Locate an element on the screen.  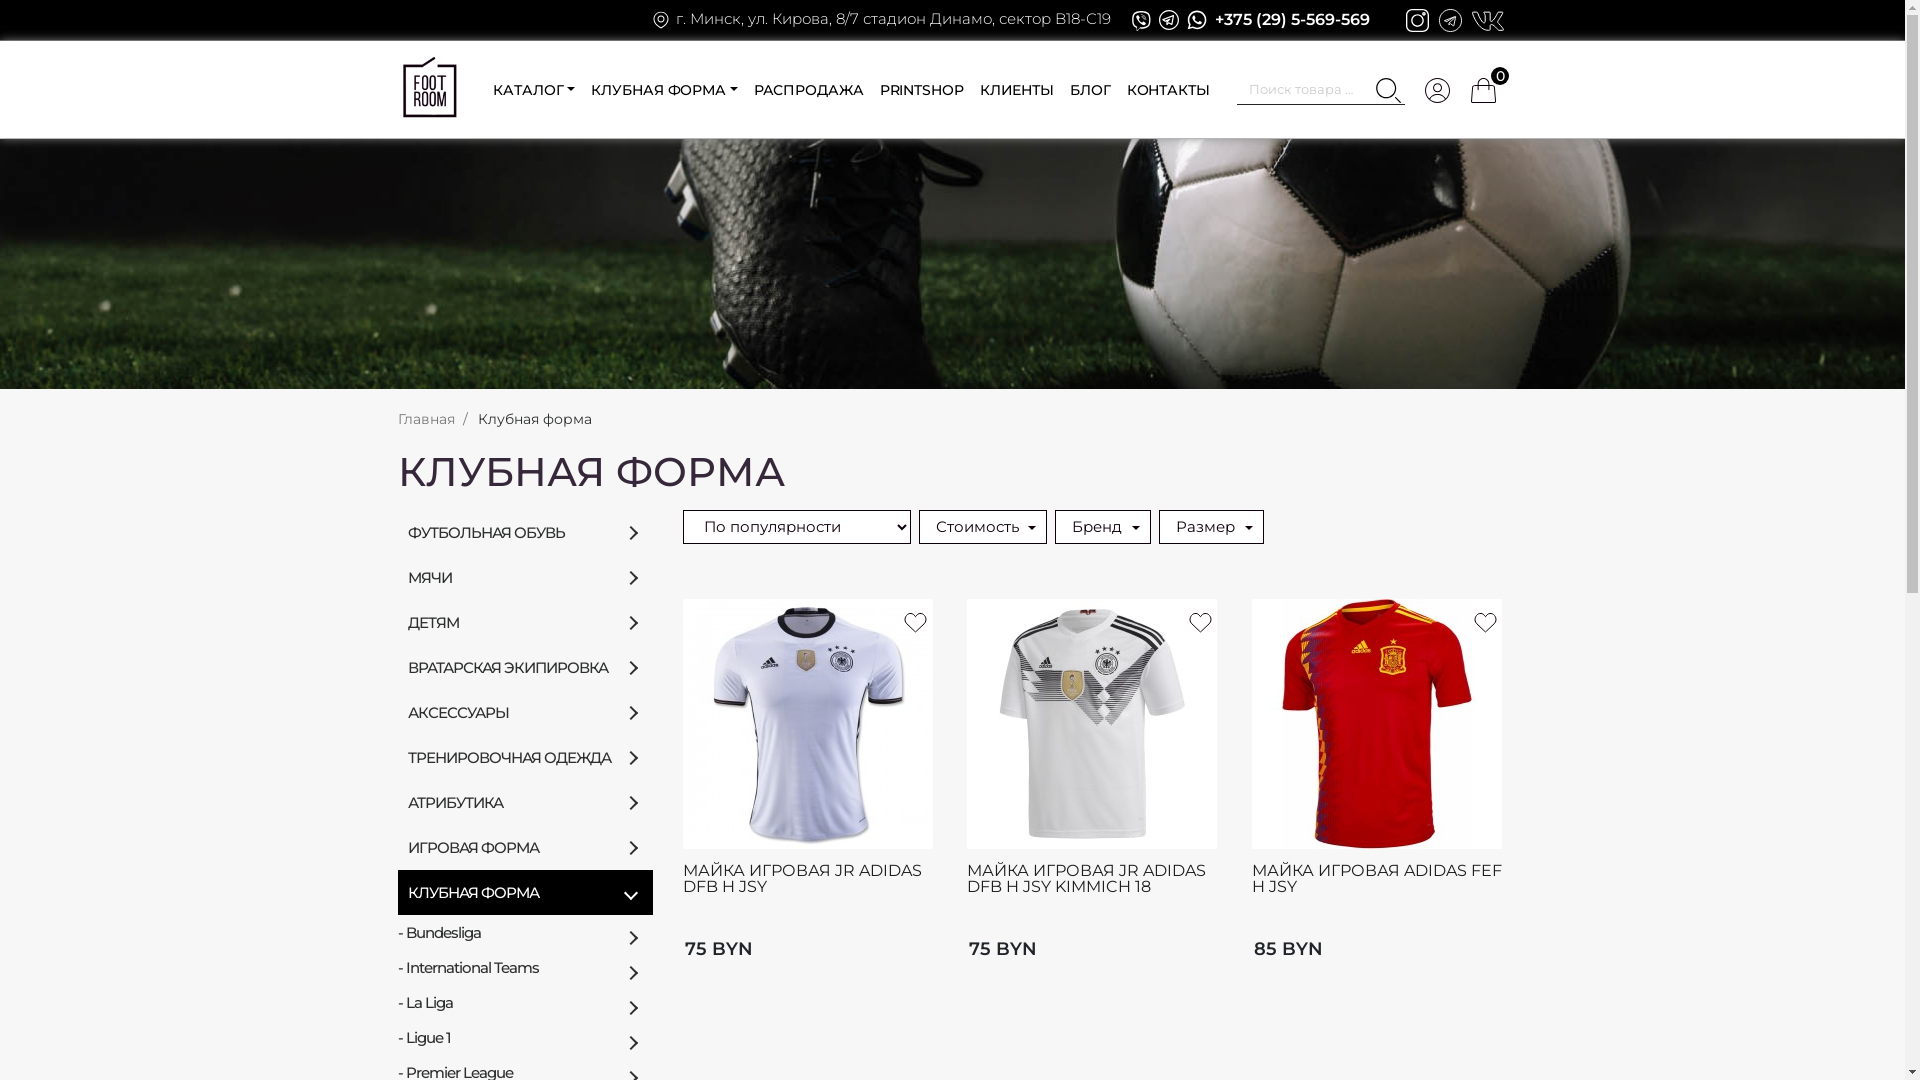
'PRINTSHOP' is located at coordinates (920, 88).